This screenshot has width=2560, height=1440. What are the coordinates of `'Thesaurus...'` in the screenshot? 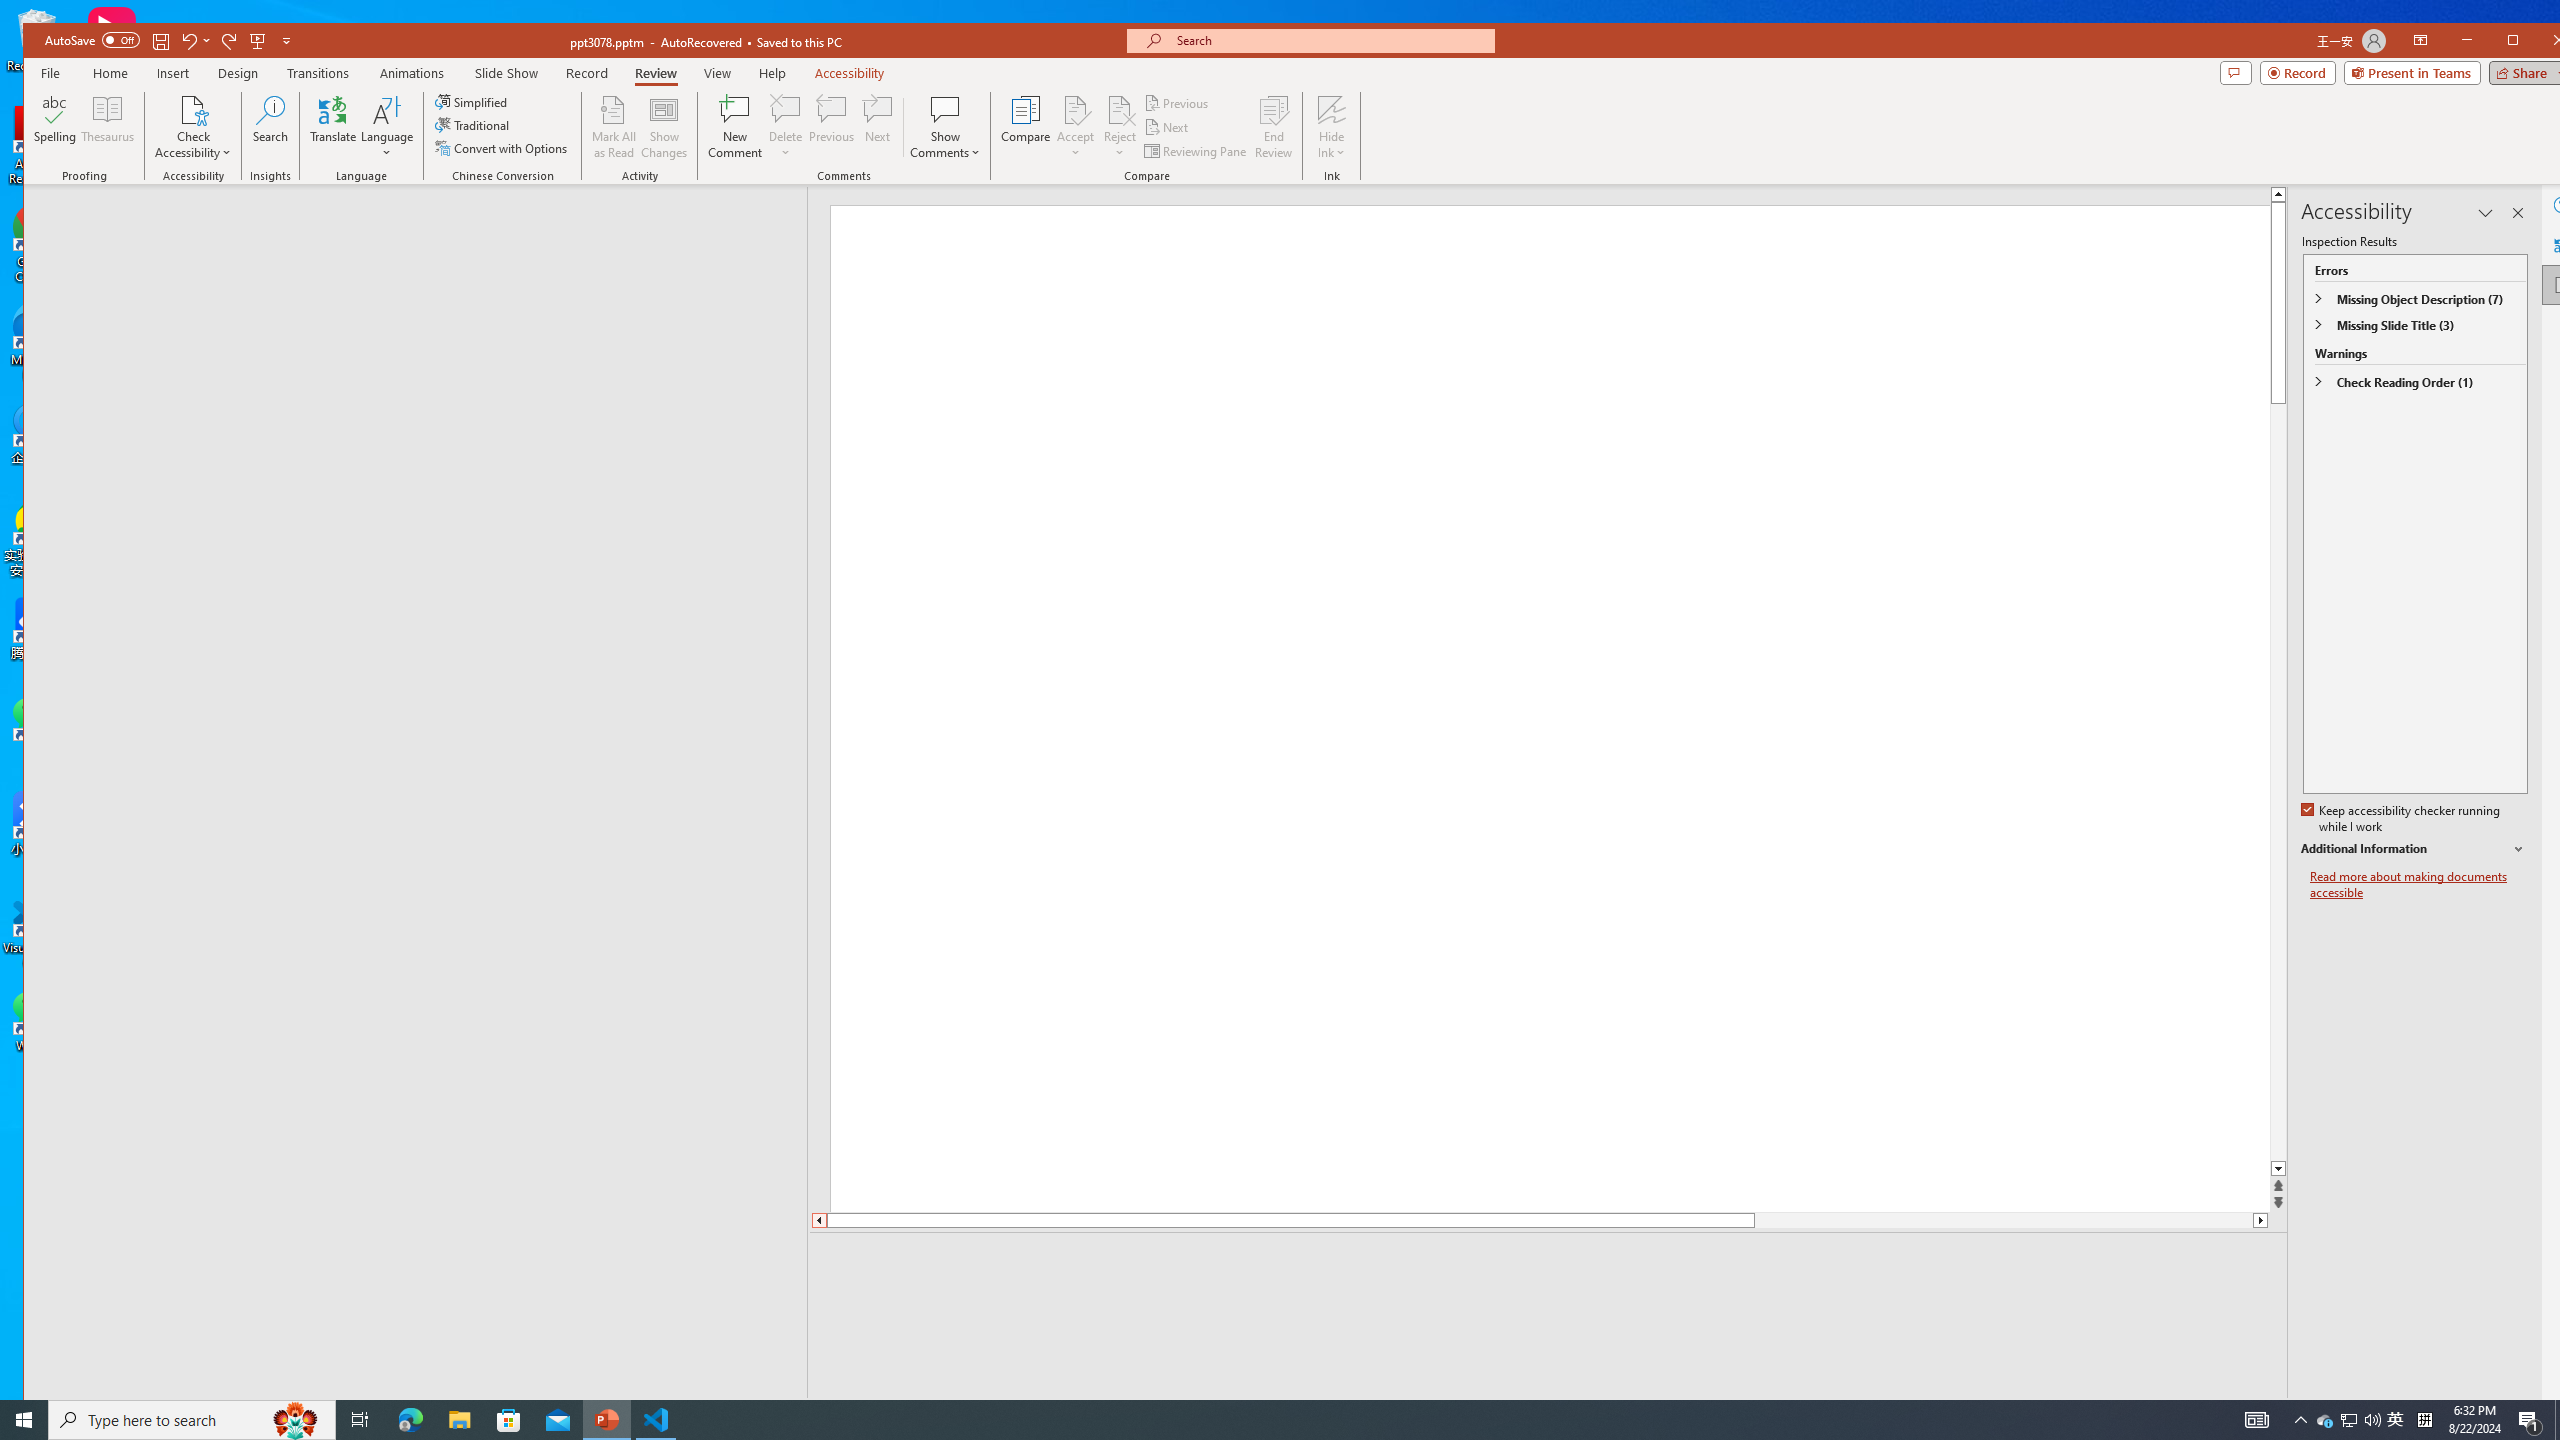 It's located at (107, 126).